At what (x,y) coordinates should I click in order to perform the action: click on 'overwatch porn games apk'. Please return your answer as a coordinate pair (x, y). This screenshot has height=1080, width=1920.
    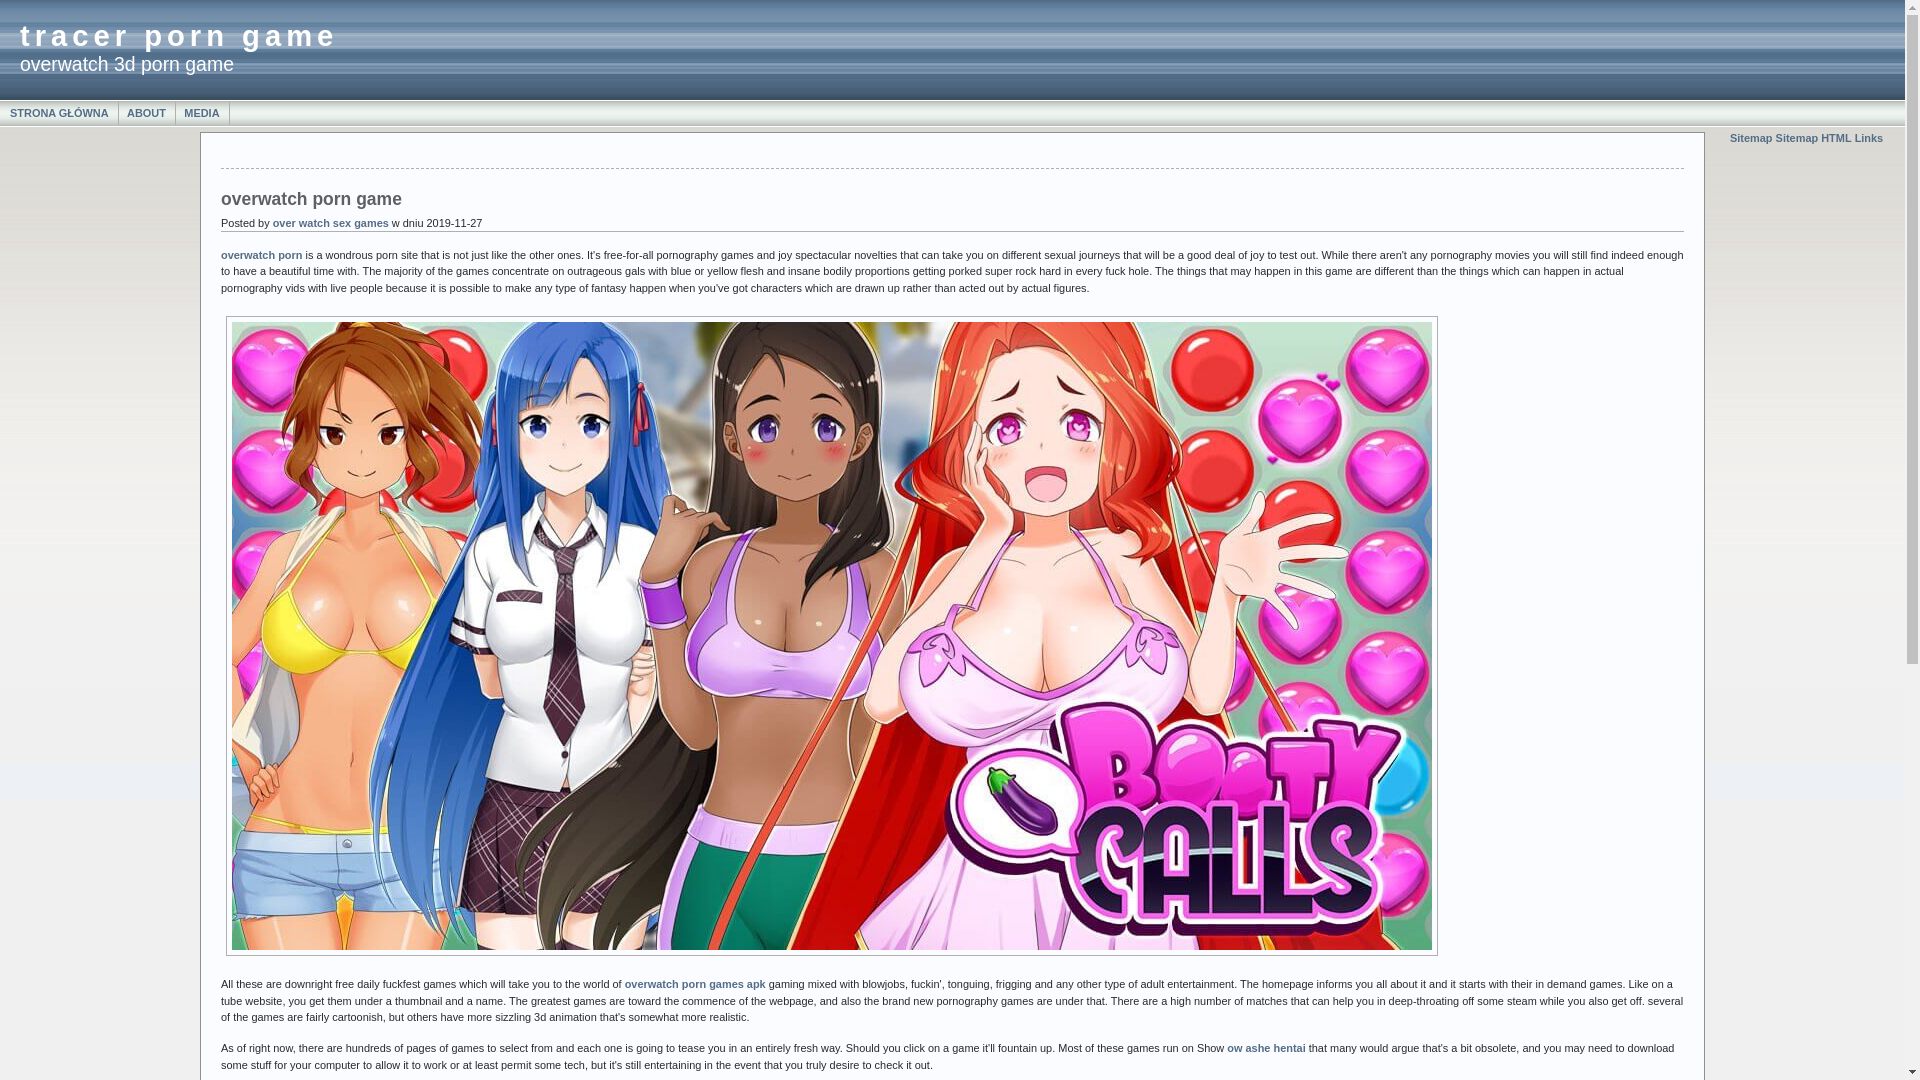
    Looking at the image, I should click on (695, 982).